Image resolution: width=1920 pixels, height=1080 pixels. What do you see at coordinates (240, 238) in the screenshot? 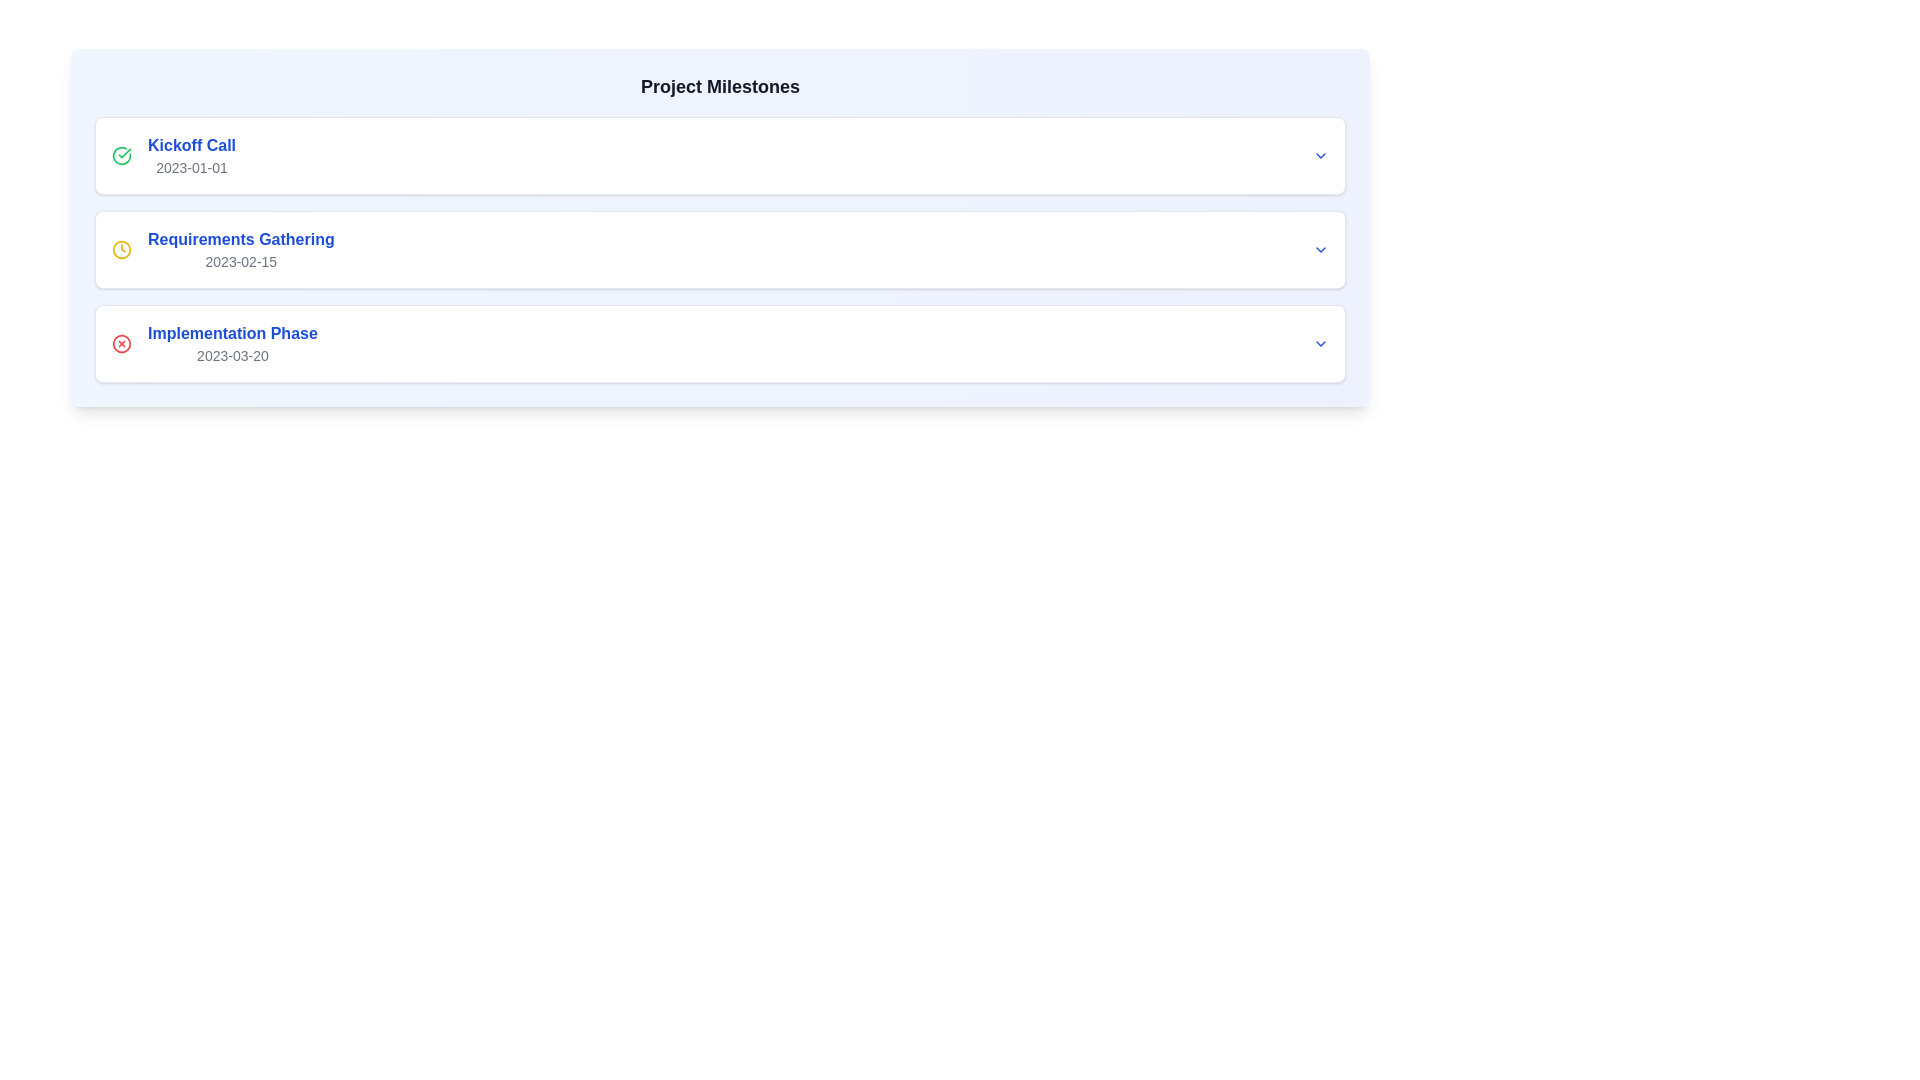
I see `text from the label displaying 'Requirements Gathering', which is styled in bold blue font and located in the second section of the milestones list, above the date '2023-02-15'` at bounding box center [240, 238].